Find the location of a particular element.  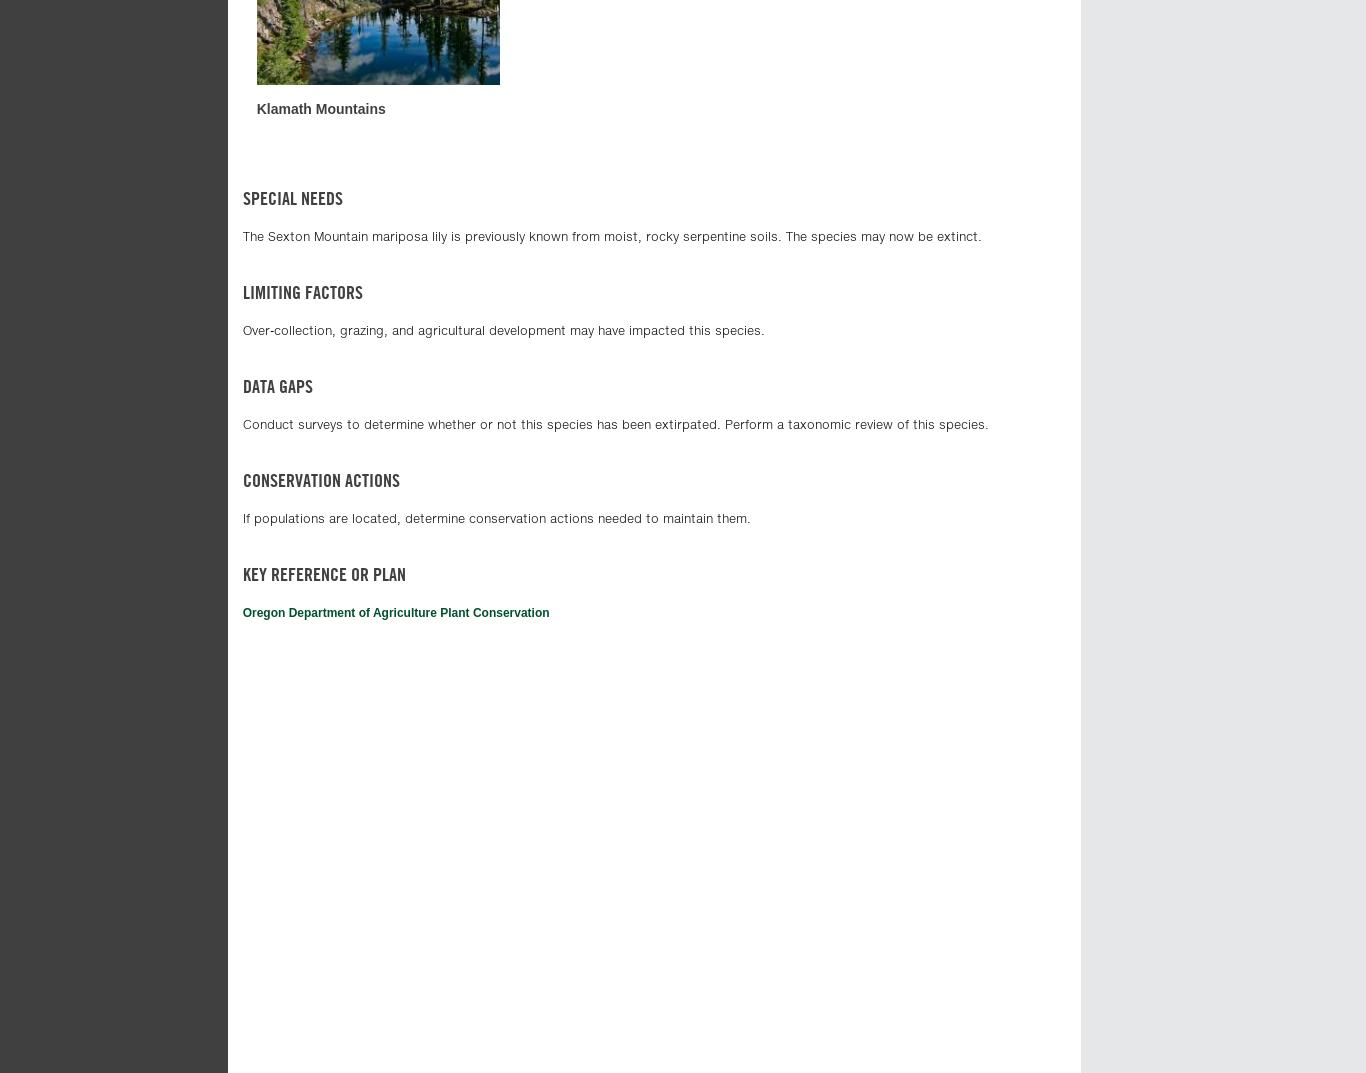

'The Sexton Mountain mariposa lily is previously known from moist, rocky serpentine soils. The species may now be extinct.' is located at coordinates (610, 236).